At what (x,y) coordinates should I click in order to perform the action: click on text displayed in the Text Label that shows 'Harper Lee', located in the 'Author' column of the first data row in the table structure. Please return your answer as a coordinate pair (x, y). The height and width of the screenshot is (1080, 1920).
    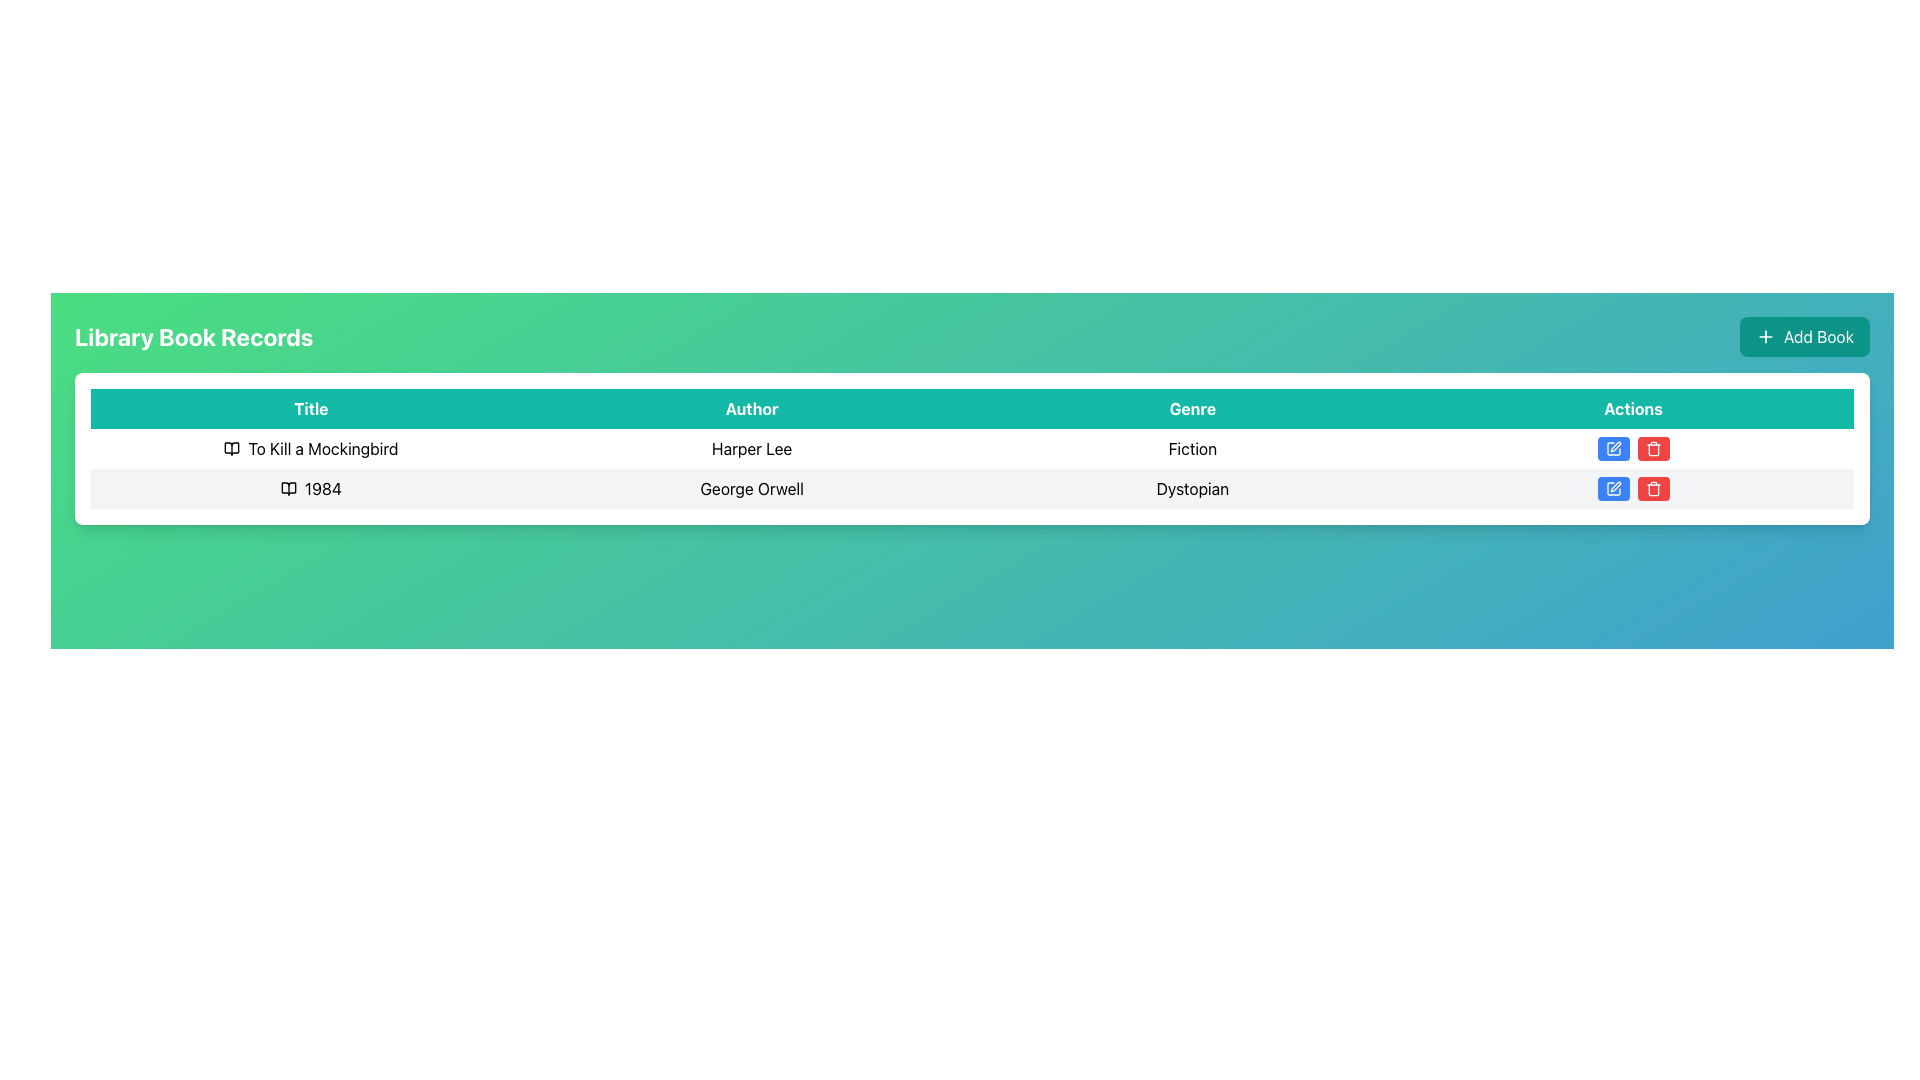
    Looking at the image, I should click on (751, 447).